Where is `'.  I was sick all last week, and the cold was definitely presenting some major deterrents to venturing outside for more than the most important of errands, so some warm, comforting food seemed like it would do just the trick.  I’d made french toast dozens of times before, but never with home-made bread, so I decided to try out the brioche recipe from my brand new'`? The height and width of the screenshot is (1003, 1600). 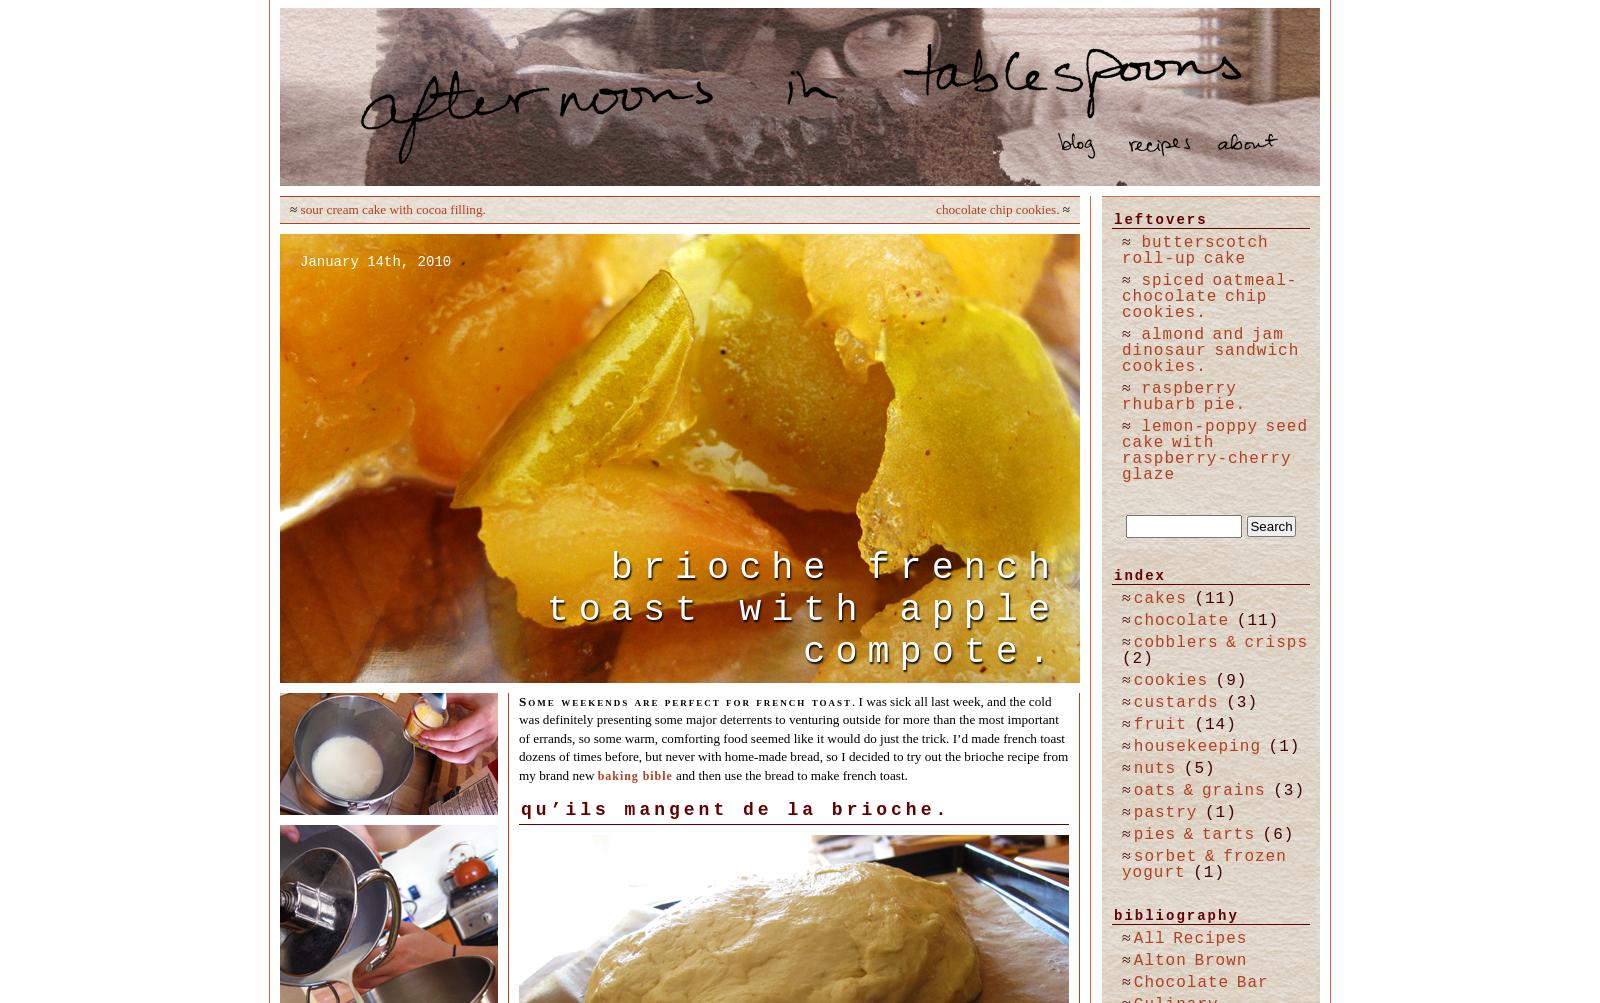 '.  I was sick all last week, and the cold was definitely presenting some major deterrents to venturing outside for more than the most important of errands, so some warm, comforting food seemed like it would do just the trick.  I’d made french toast dozens of times before, but never with home-made bread, so I decided to try out the brioche recipe from my brand new' is located at coordinates (793, 737).